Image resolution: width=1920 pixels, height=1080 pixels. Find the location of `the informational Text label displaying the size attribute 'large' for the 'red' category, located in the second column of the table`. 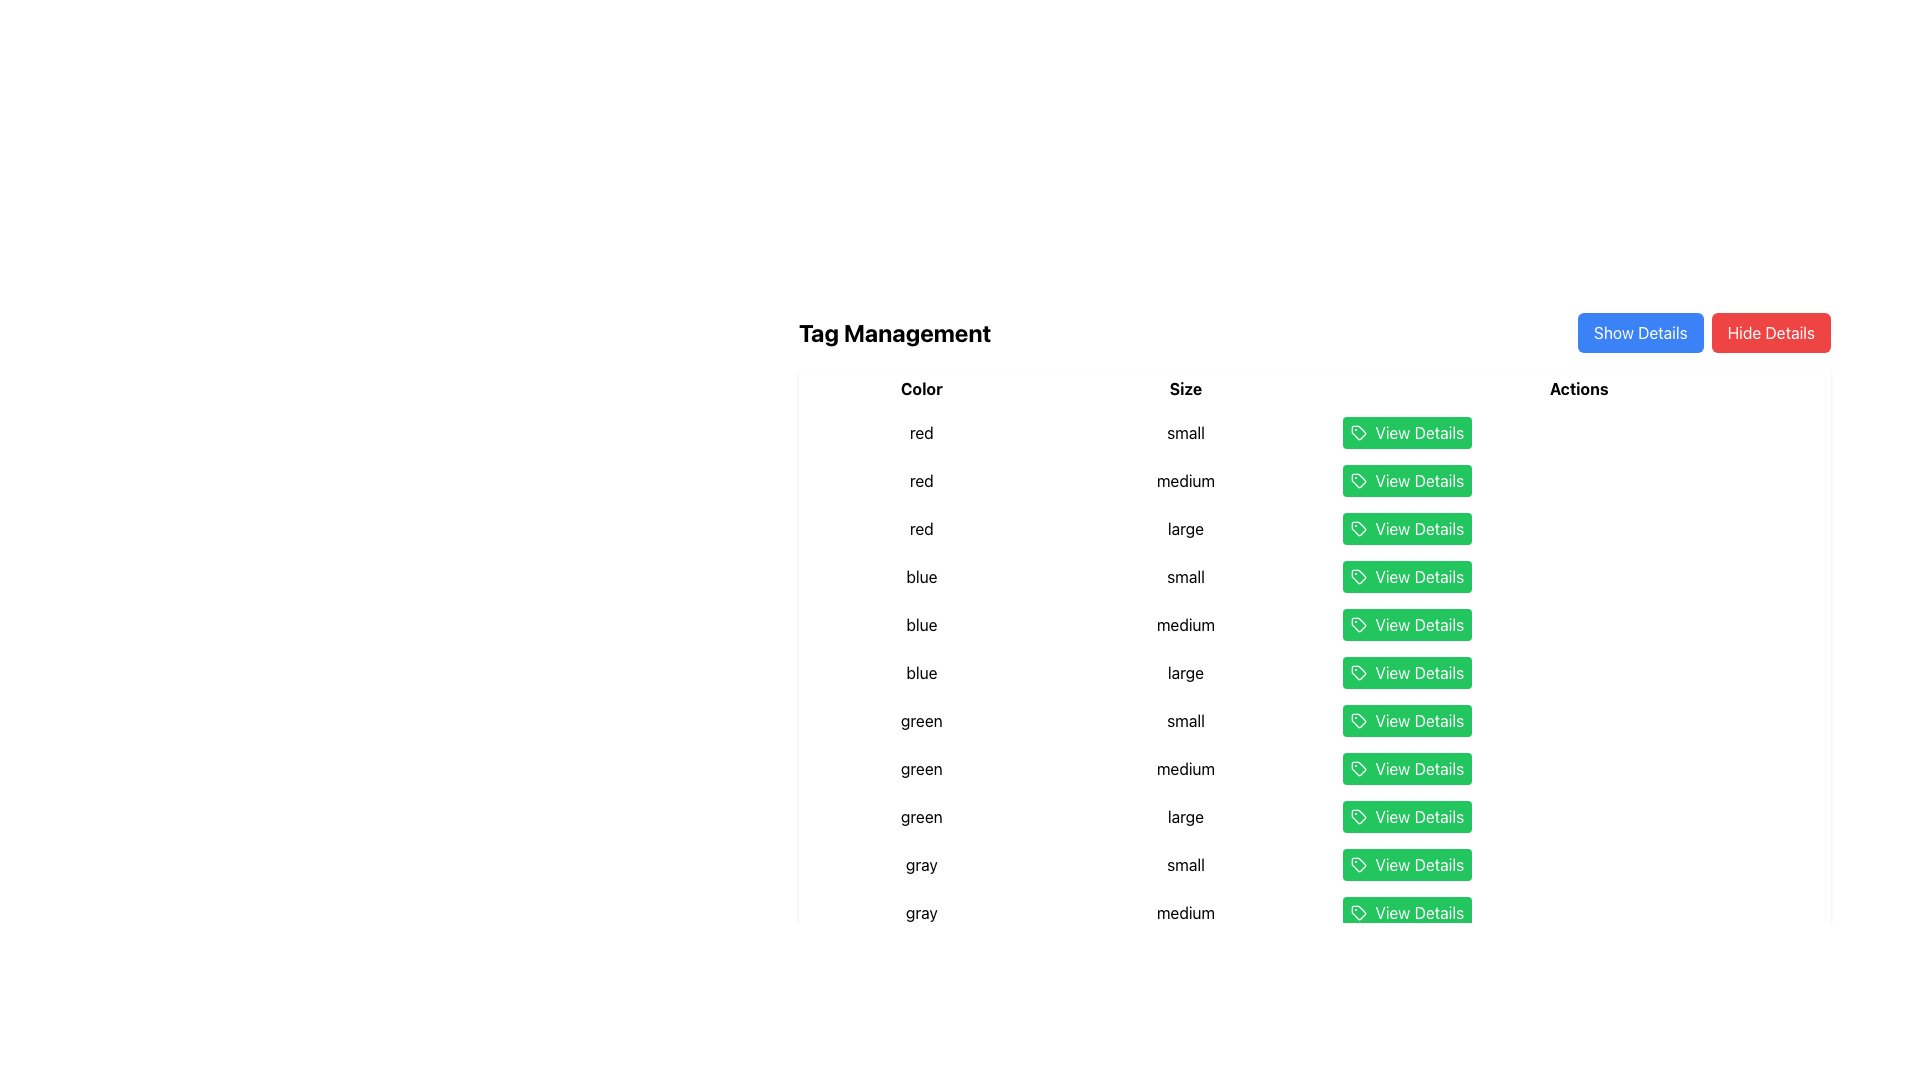

the informational Text label displaying the size attribute 'large' for the 'red' category, located in the second column of the table is located at coordinates (1185, 527).